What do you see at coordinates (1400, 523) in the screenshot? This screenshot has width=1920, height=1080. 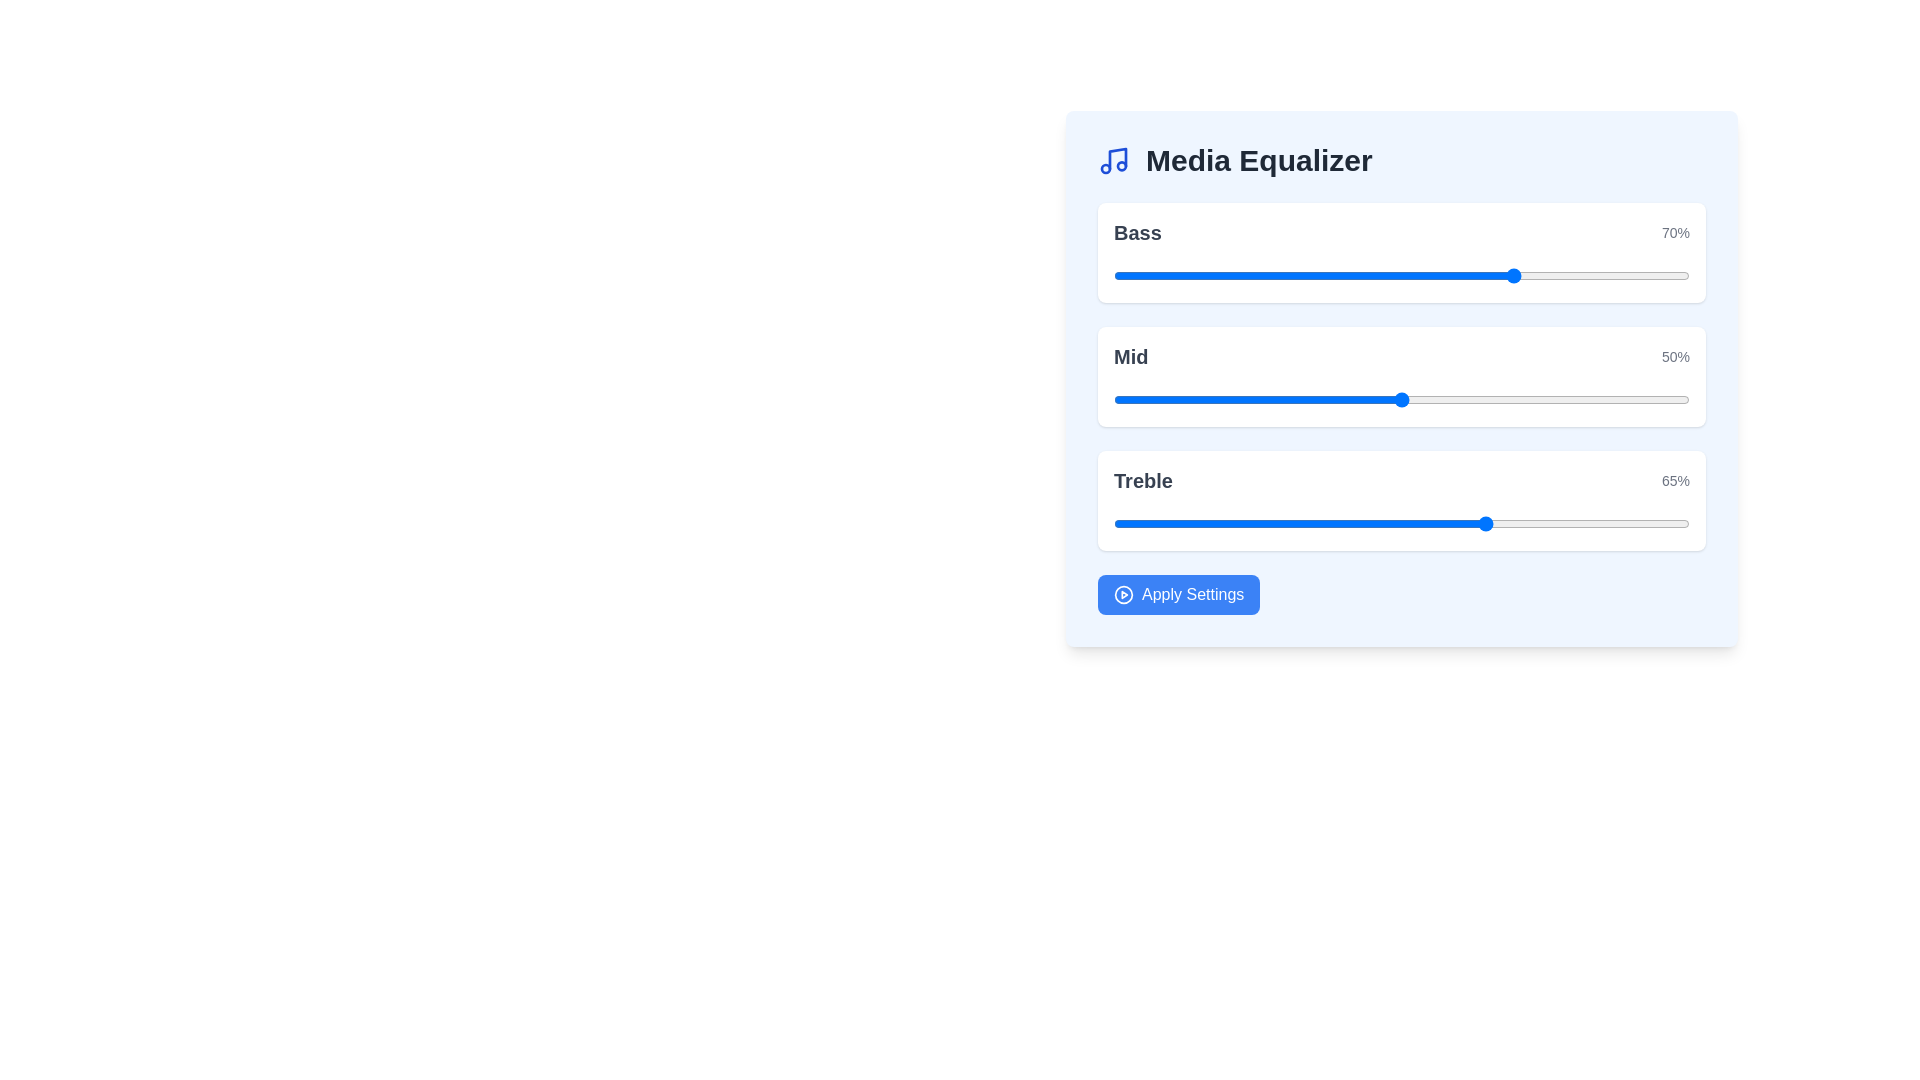 I see `the handle of the 'Treble' range slider, positioned beneath the 'Treble' label and '65%' text` at bounding box center [1400, 523].